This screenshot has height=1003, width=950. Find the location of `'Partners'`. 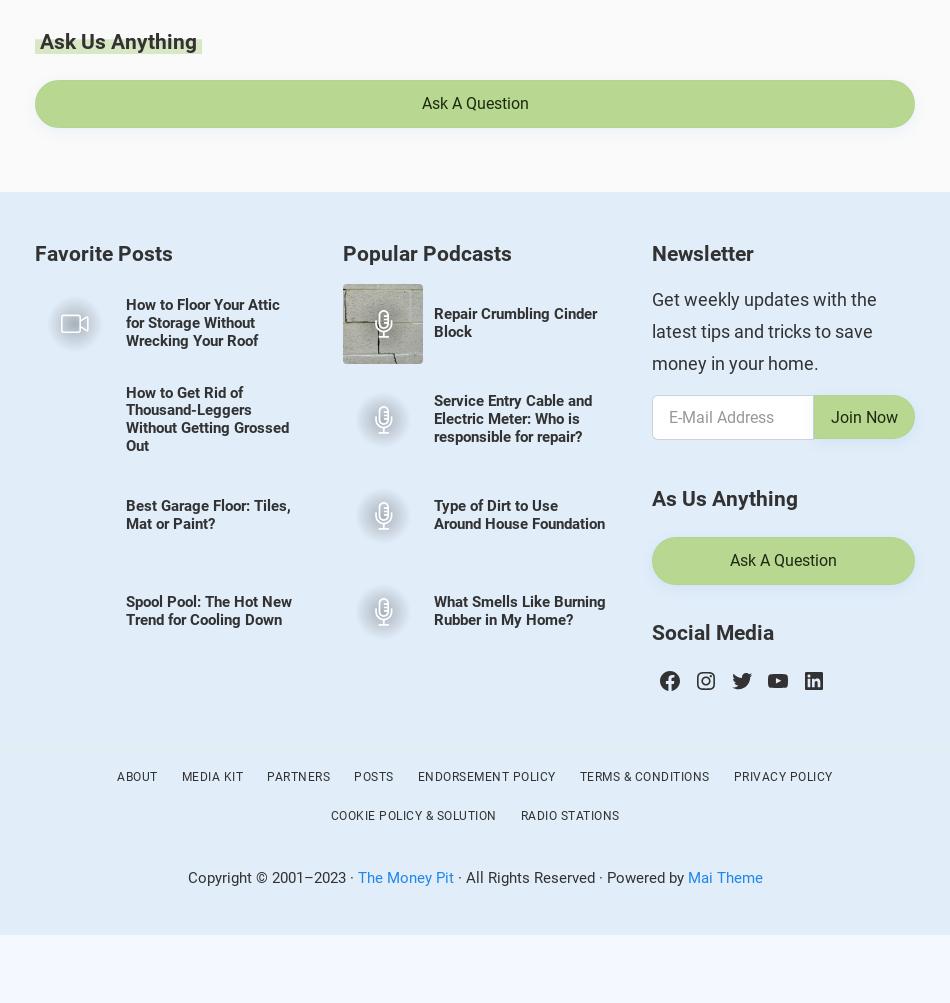

'Partners' is located at coordinates (297, 776).